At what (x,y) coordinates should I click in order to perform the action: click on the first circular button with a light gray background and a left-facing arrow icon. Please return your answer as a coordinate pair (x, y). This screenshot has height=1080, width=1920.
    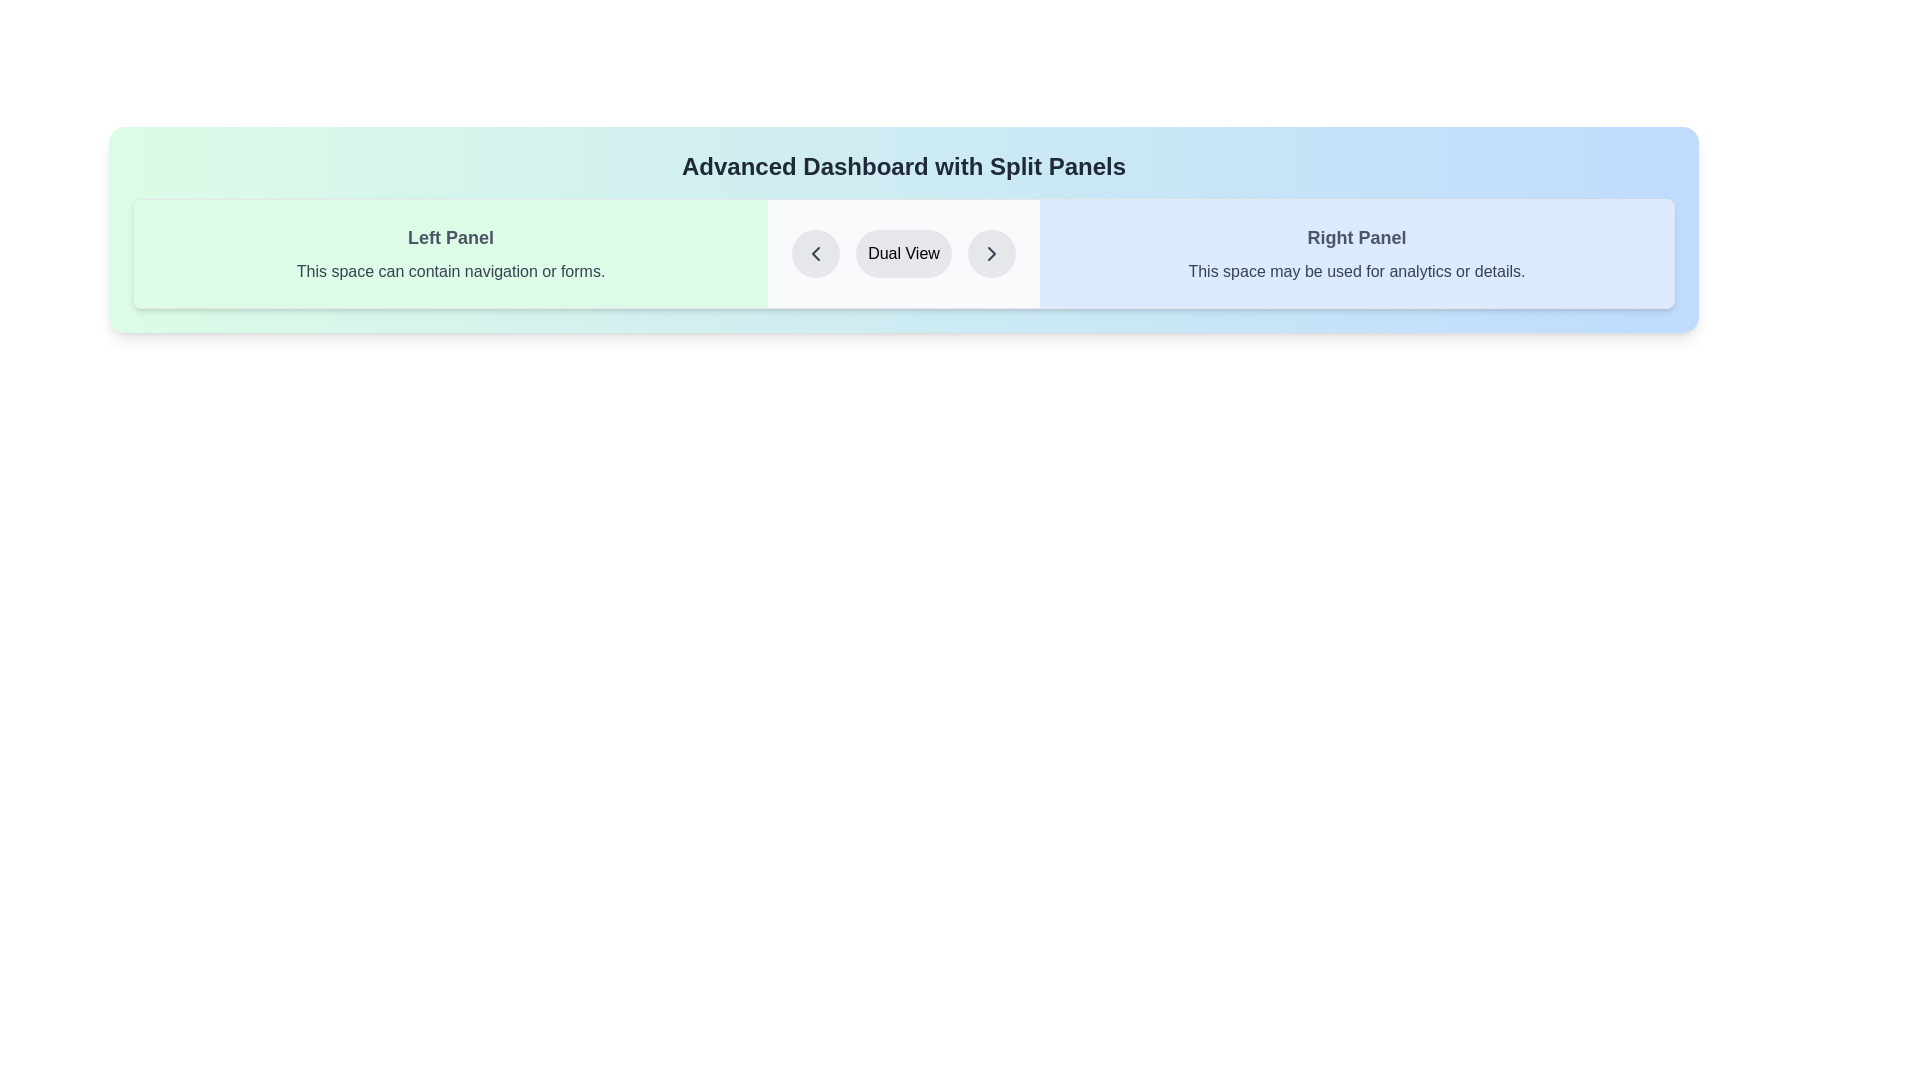
    Looking at the image, I should click on (816, 253).